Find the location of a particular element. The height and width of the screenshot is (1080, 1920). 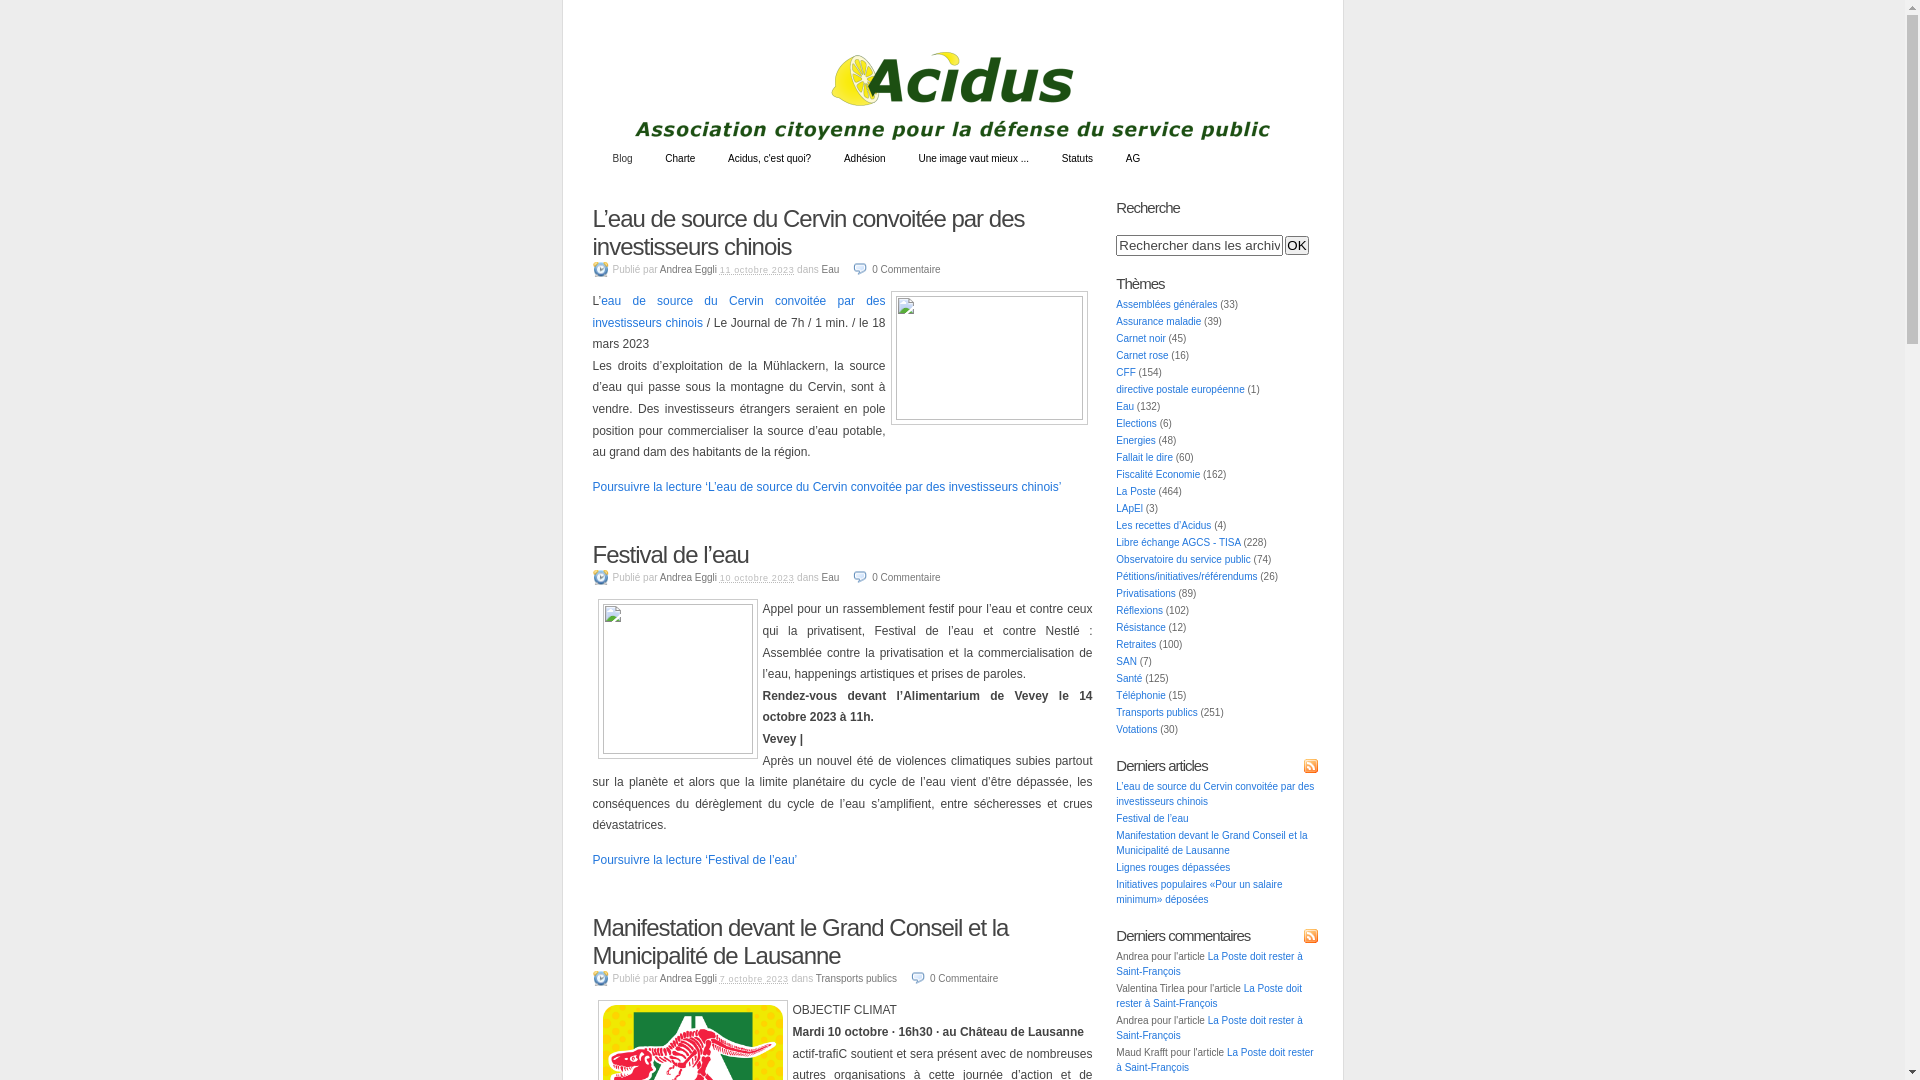

'CFF' is located at coordinates (1125, 372).